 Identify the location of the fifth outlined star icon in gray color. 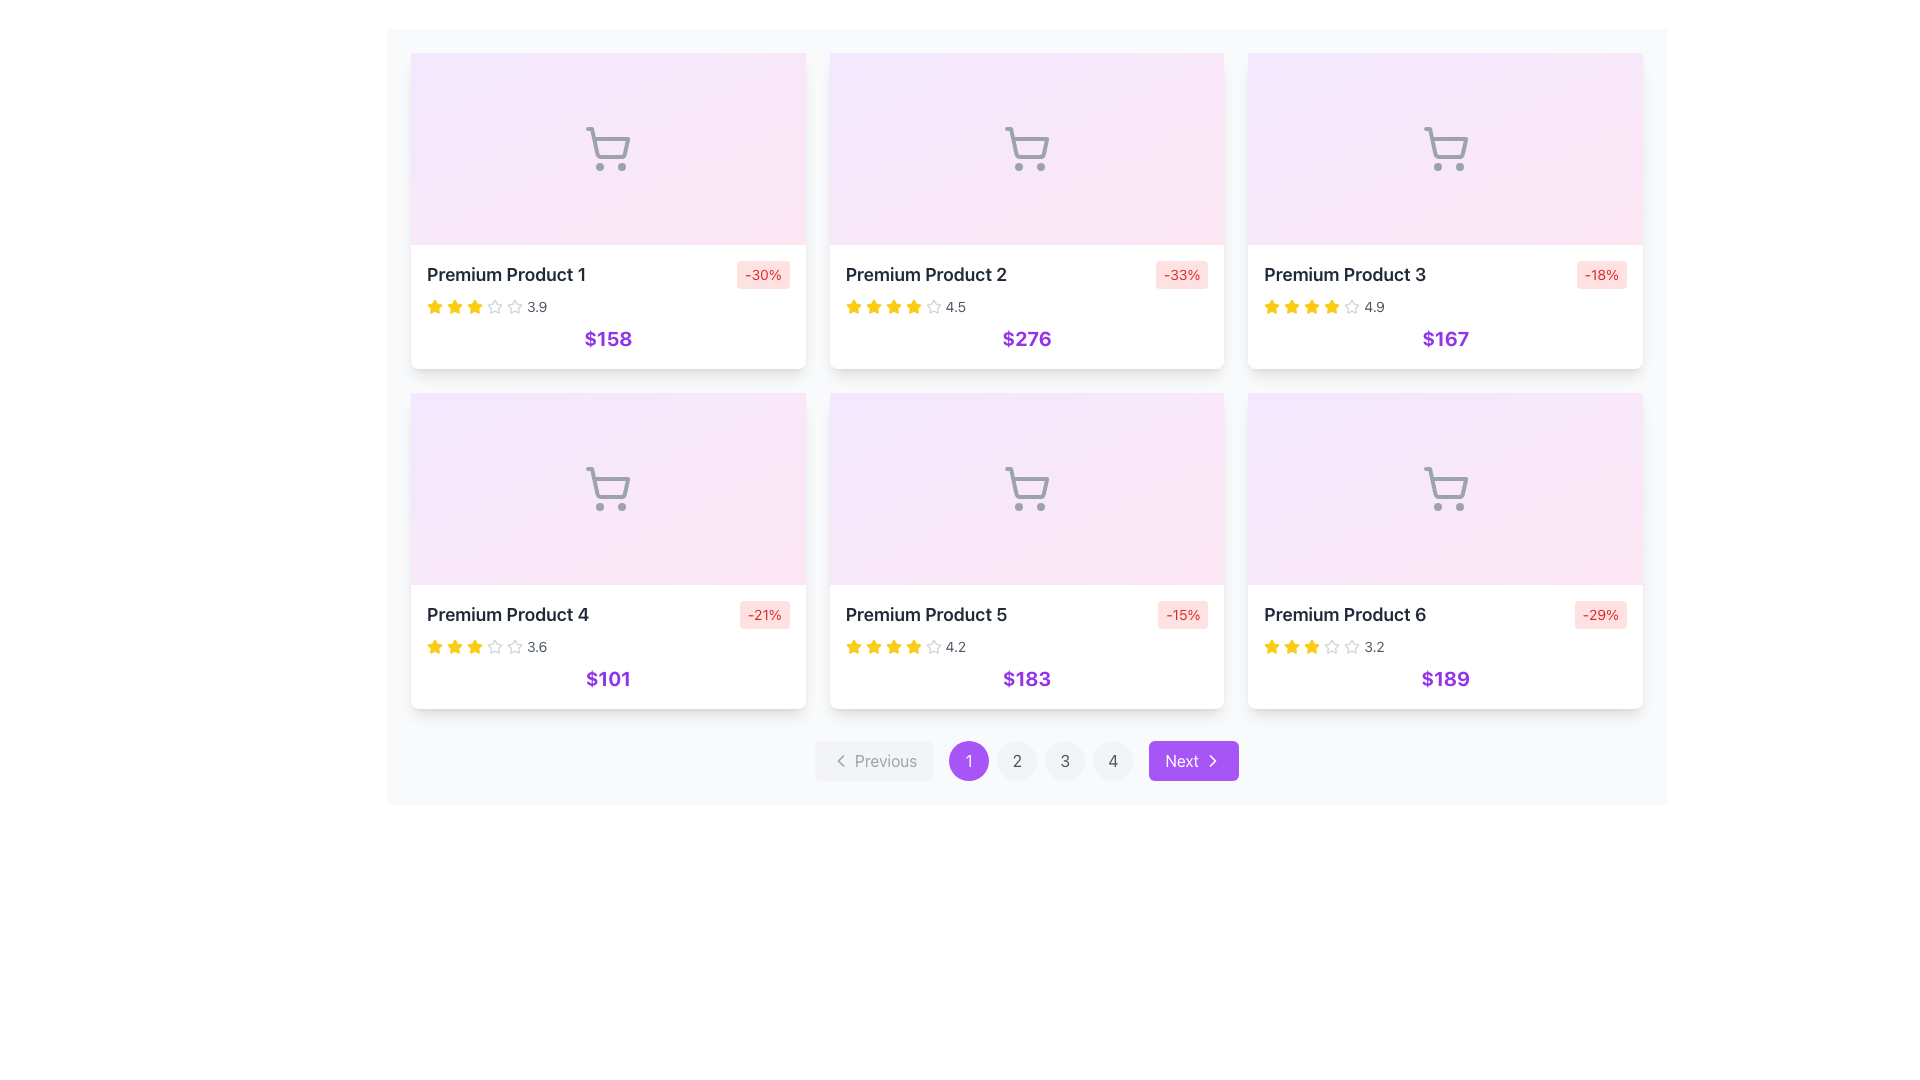
(494, 307).